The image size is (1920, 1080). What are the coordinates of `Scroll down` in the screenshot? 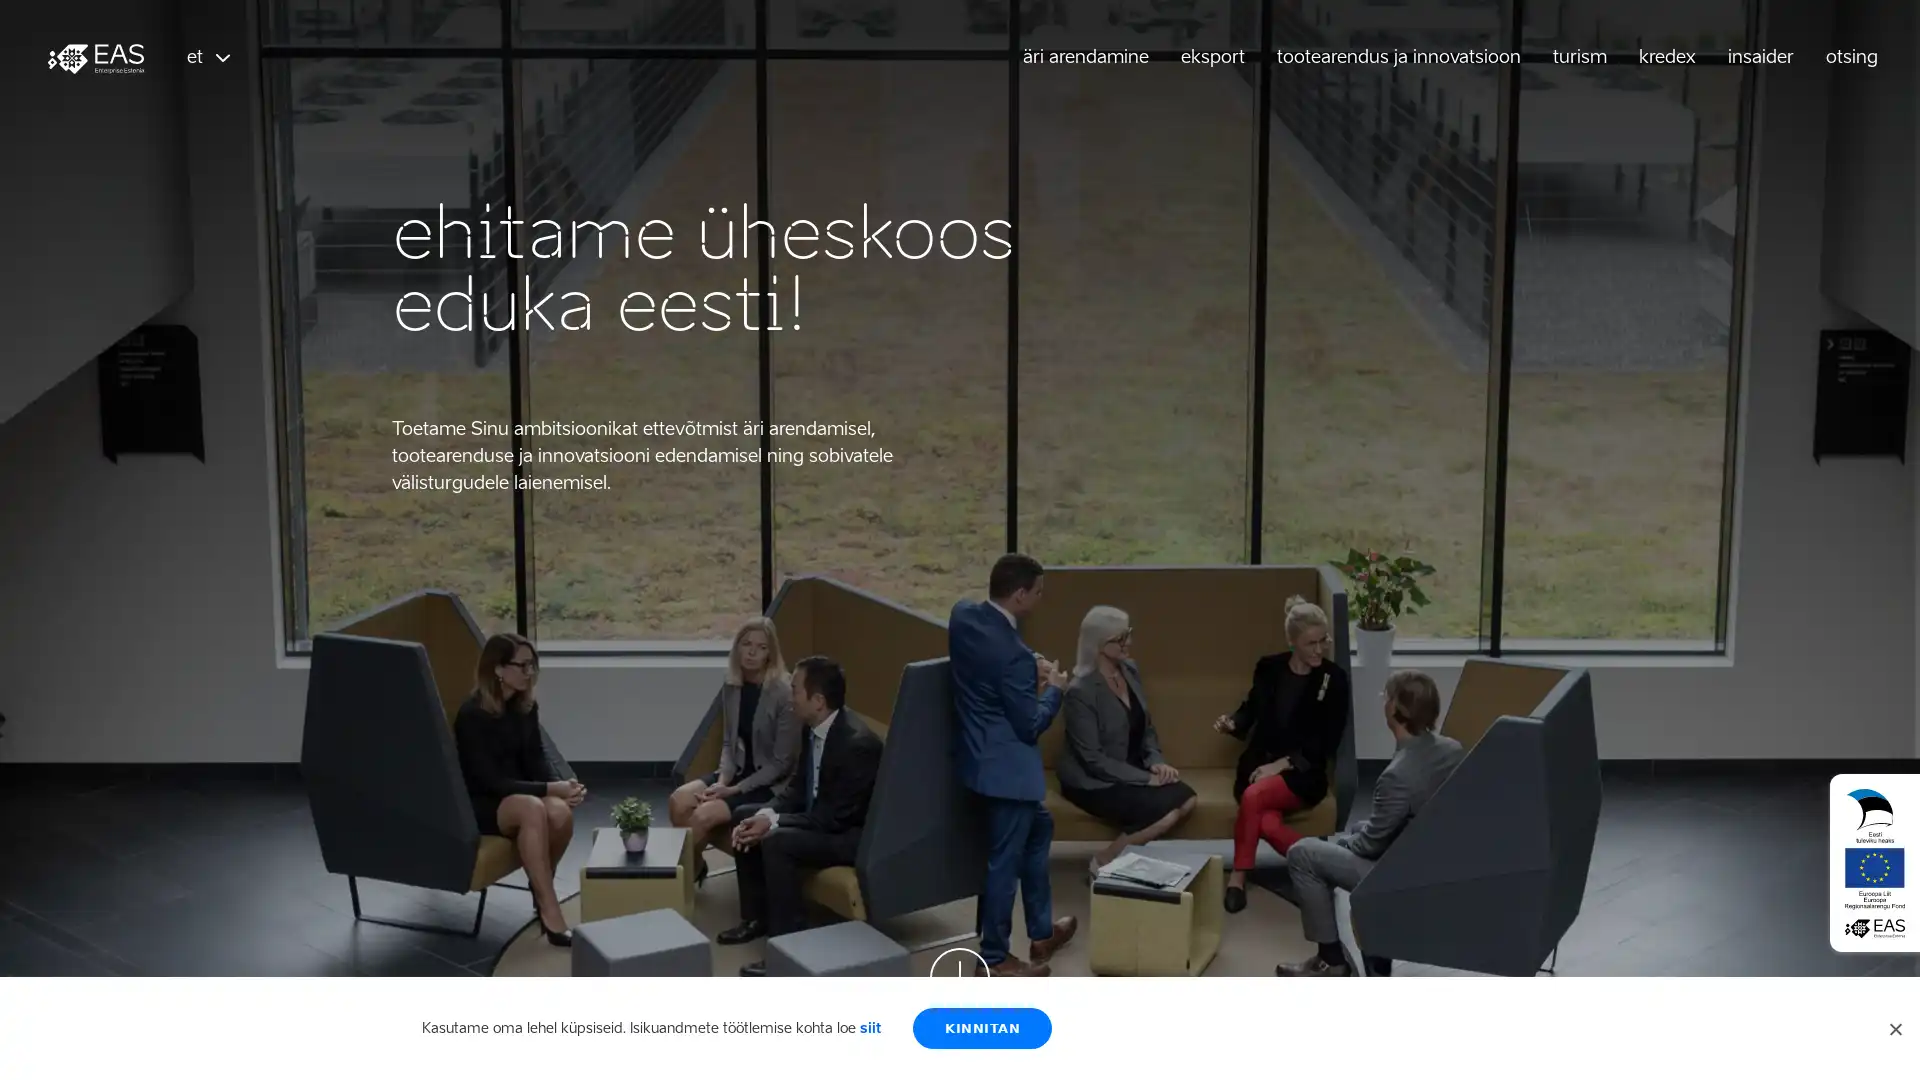 It's located at (960, 977).